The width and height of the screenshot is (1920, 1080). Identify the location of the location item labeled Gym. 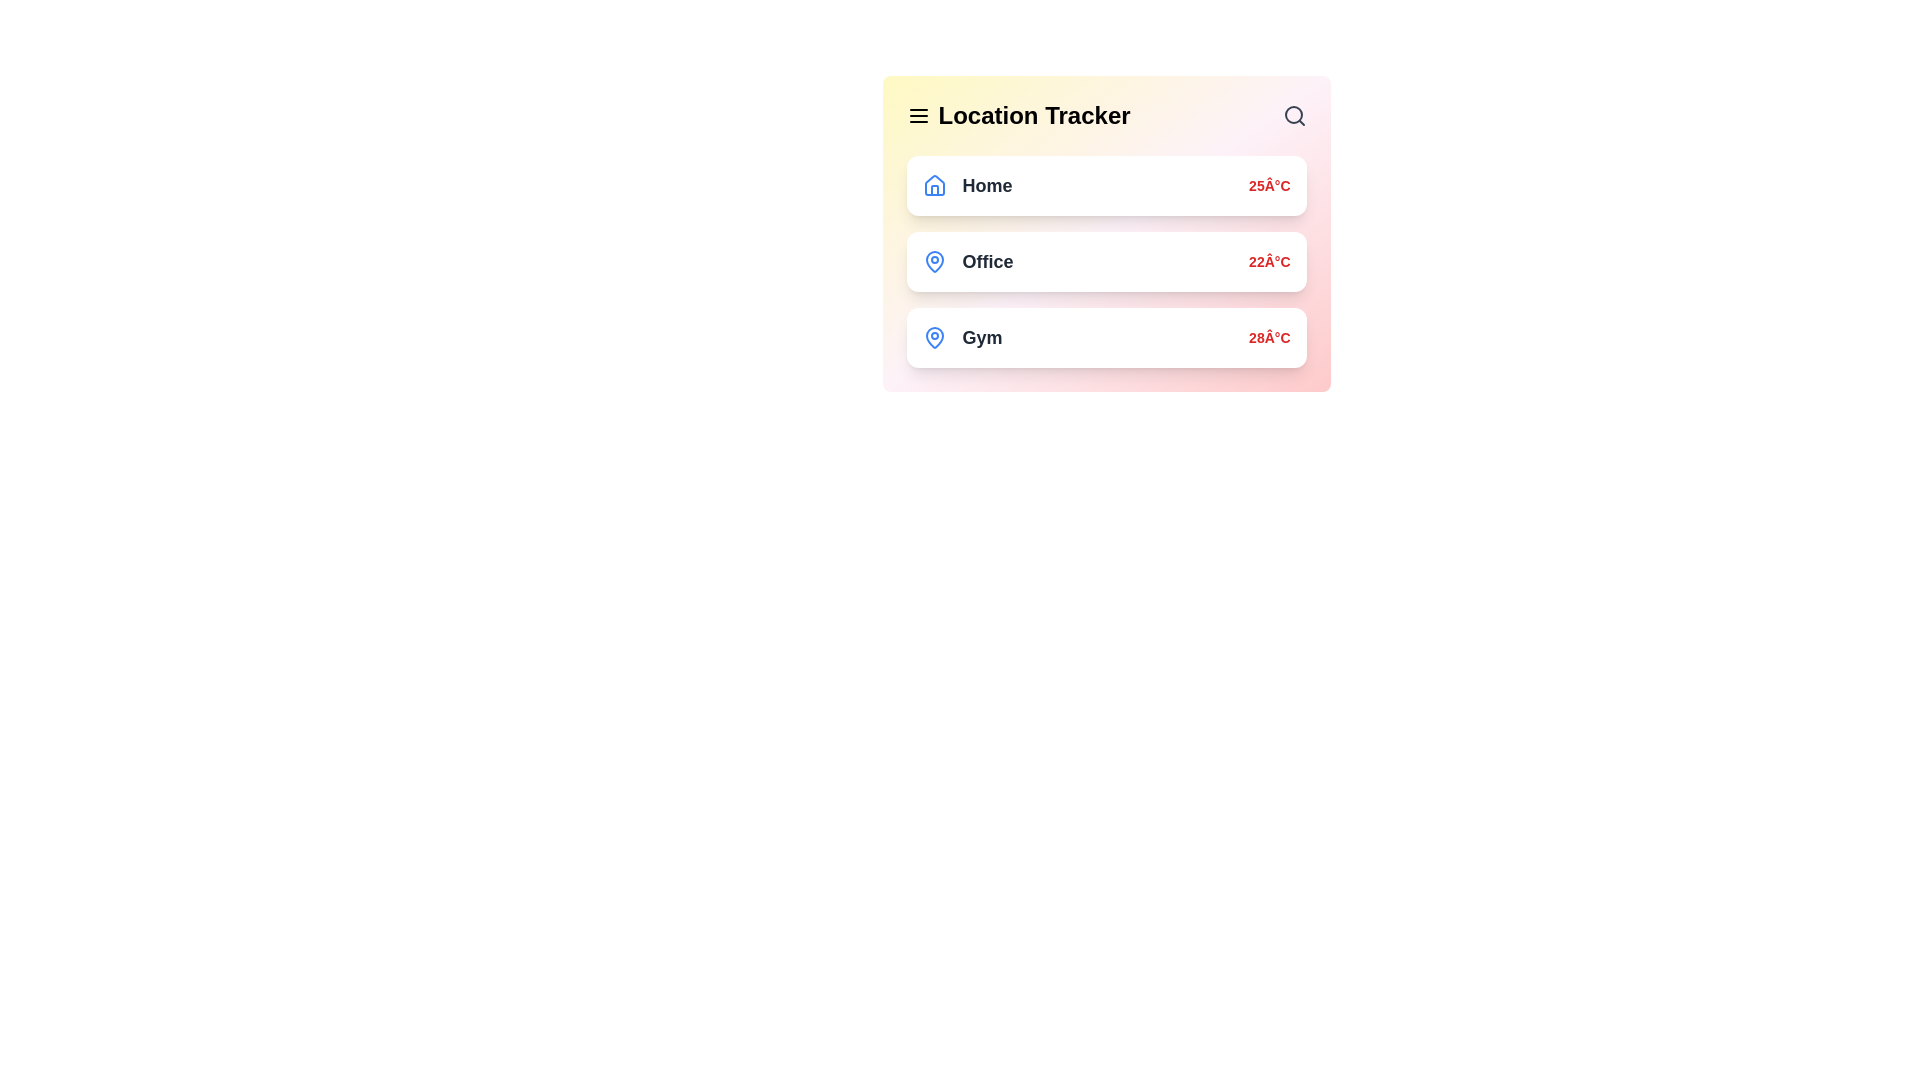
(1105, 337).